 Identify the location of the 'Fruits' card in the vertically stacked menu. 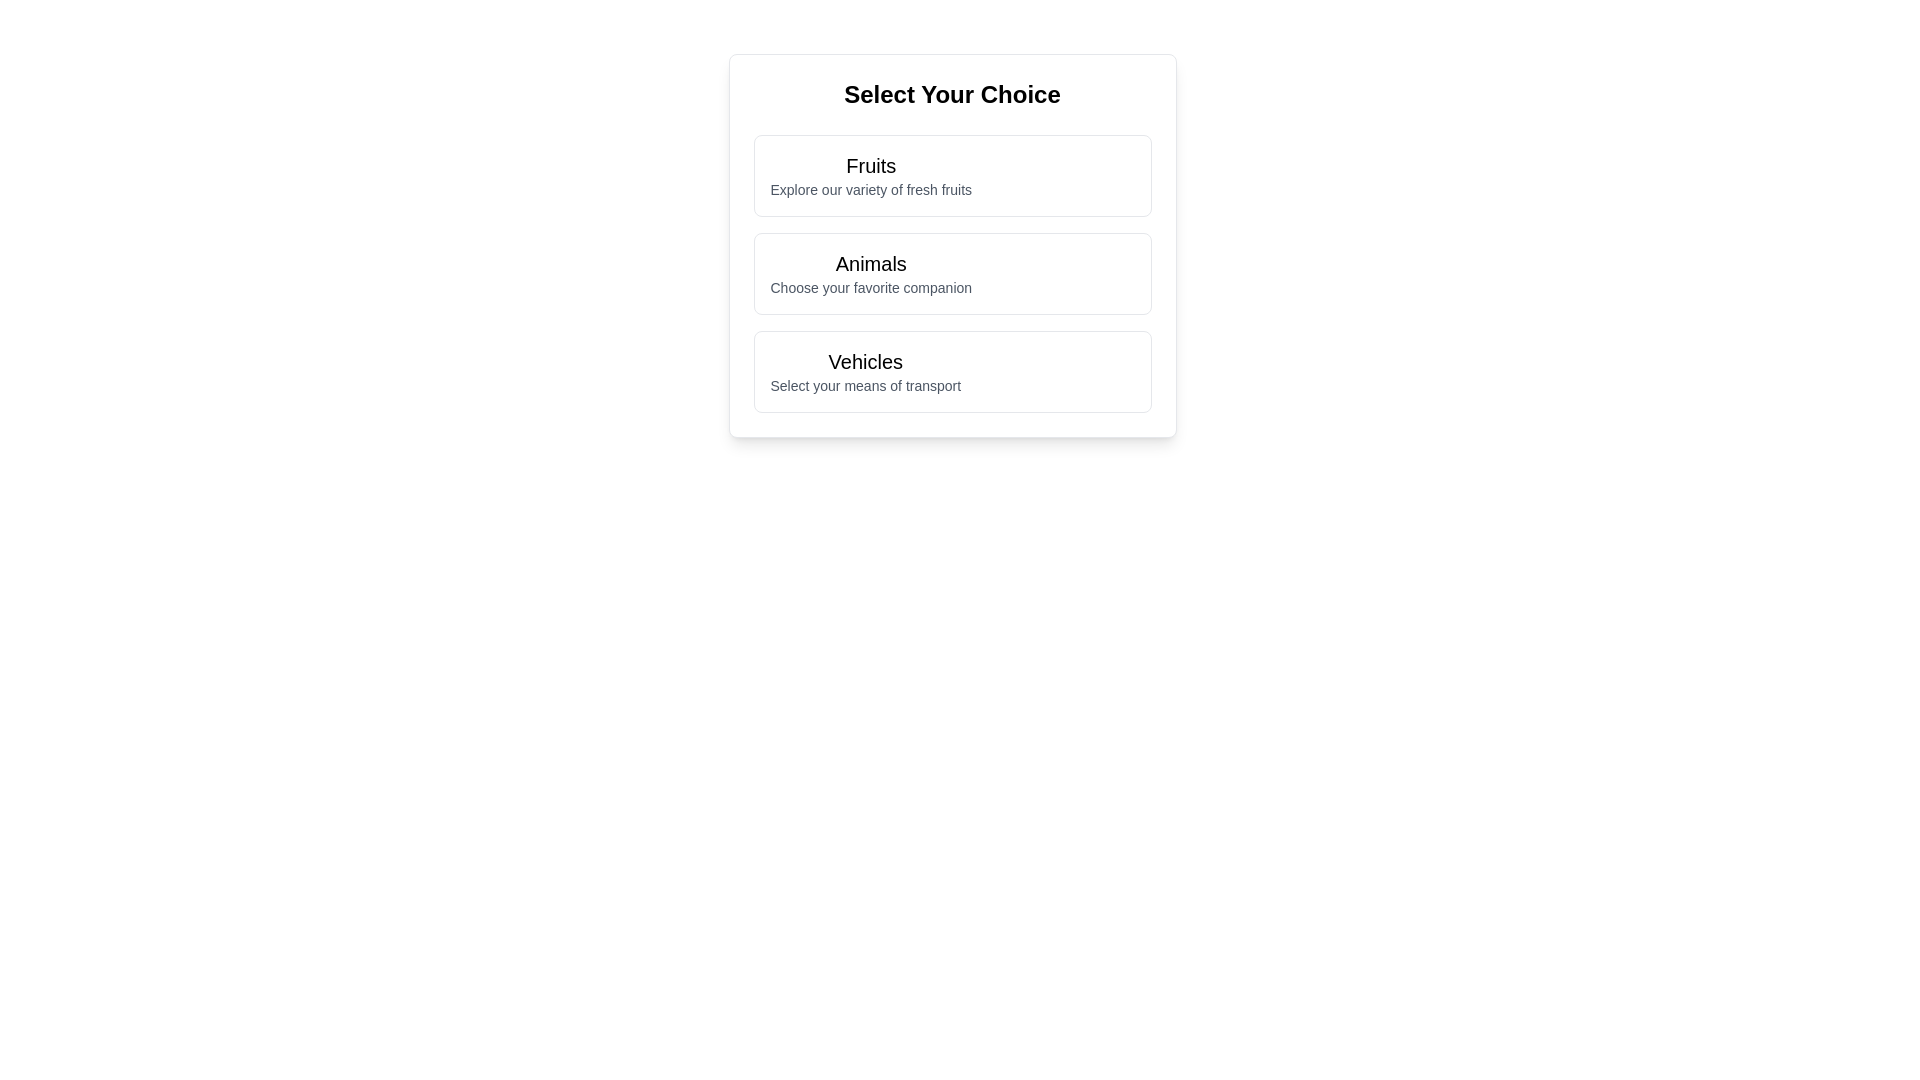
(951, 175).